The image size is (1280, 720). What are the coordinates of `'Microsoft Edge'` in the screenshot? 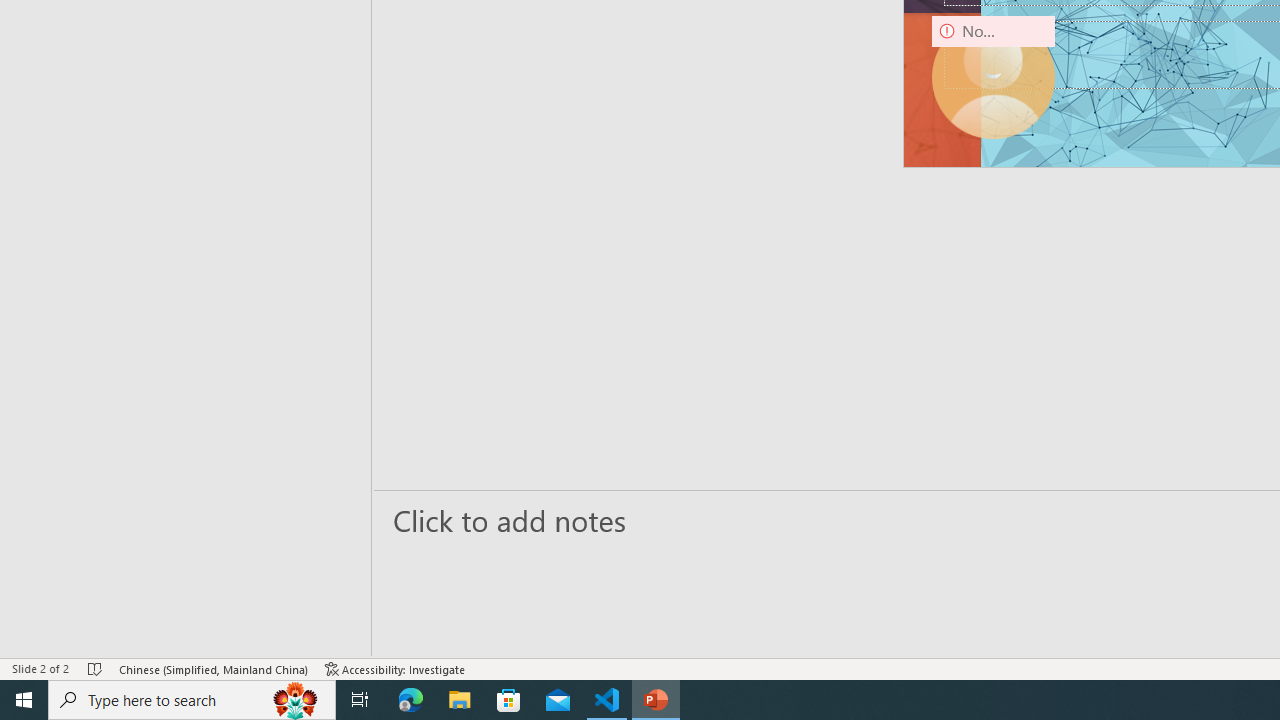 It's located at (410, 698).